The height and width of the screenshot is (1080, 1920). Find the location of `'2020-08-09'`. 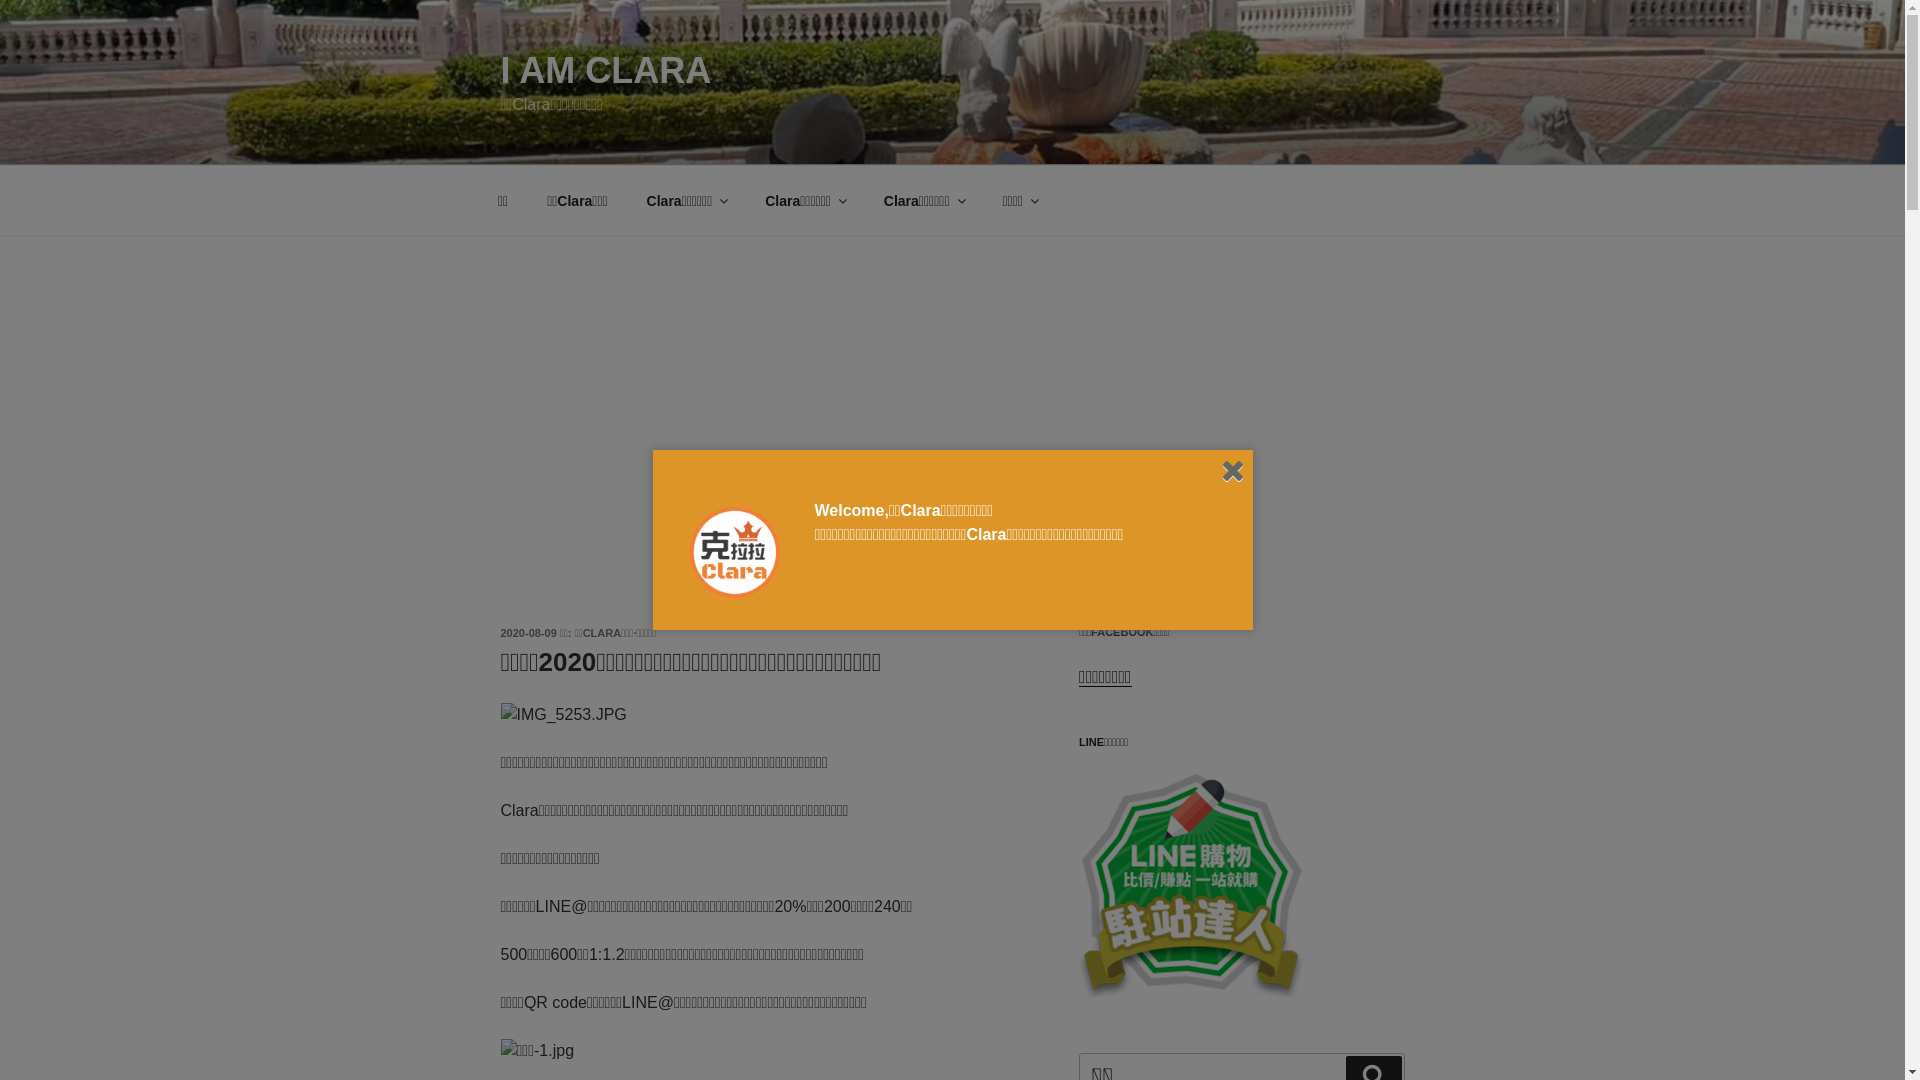

'2020-08-09' is located at coordinates (528, 632).